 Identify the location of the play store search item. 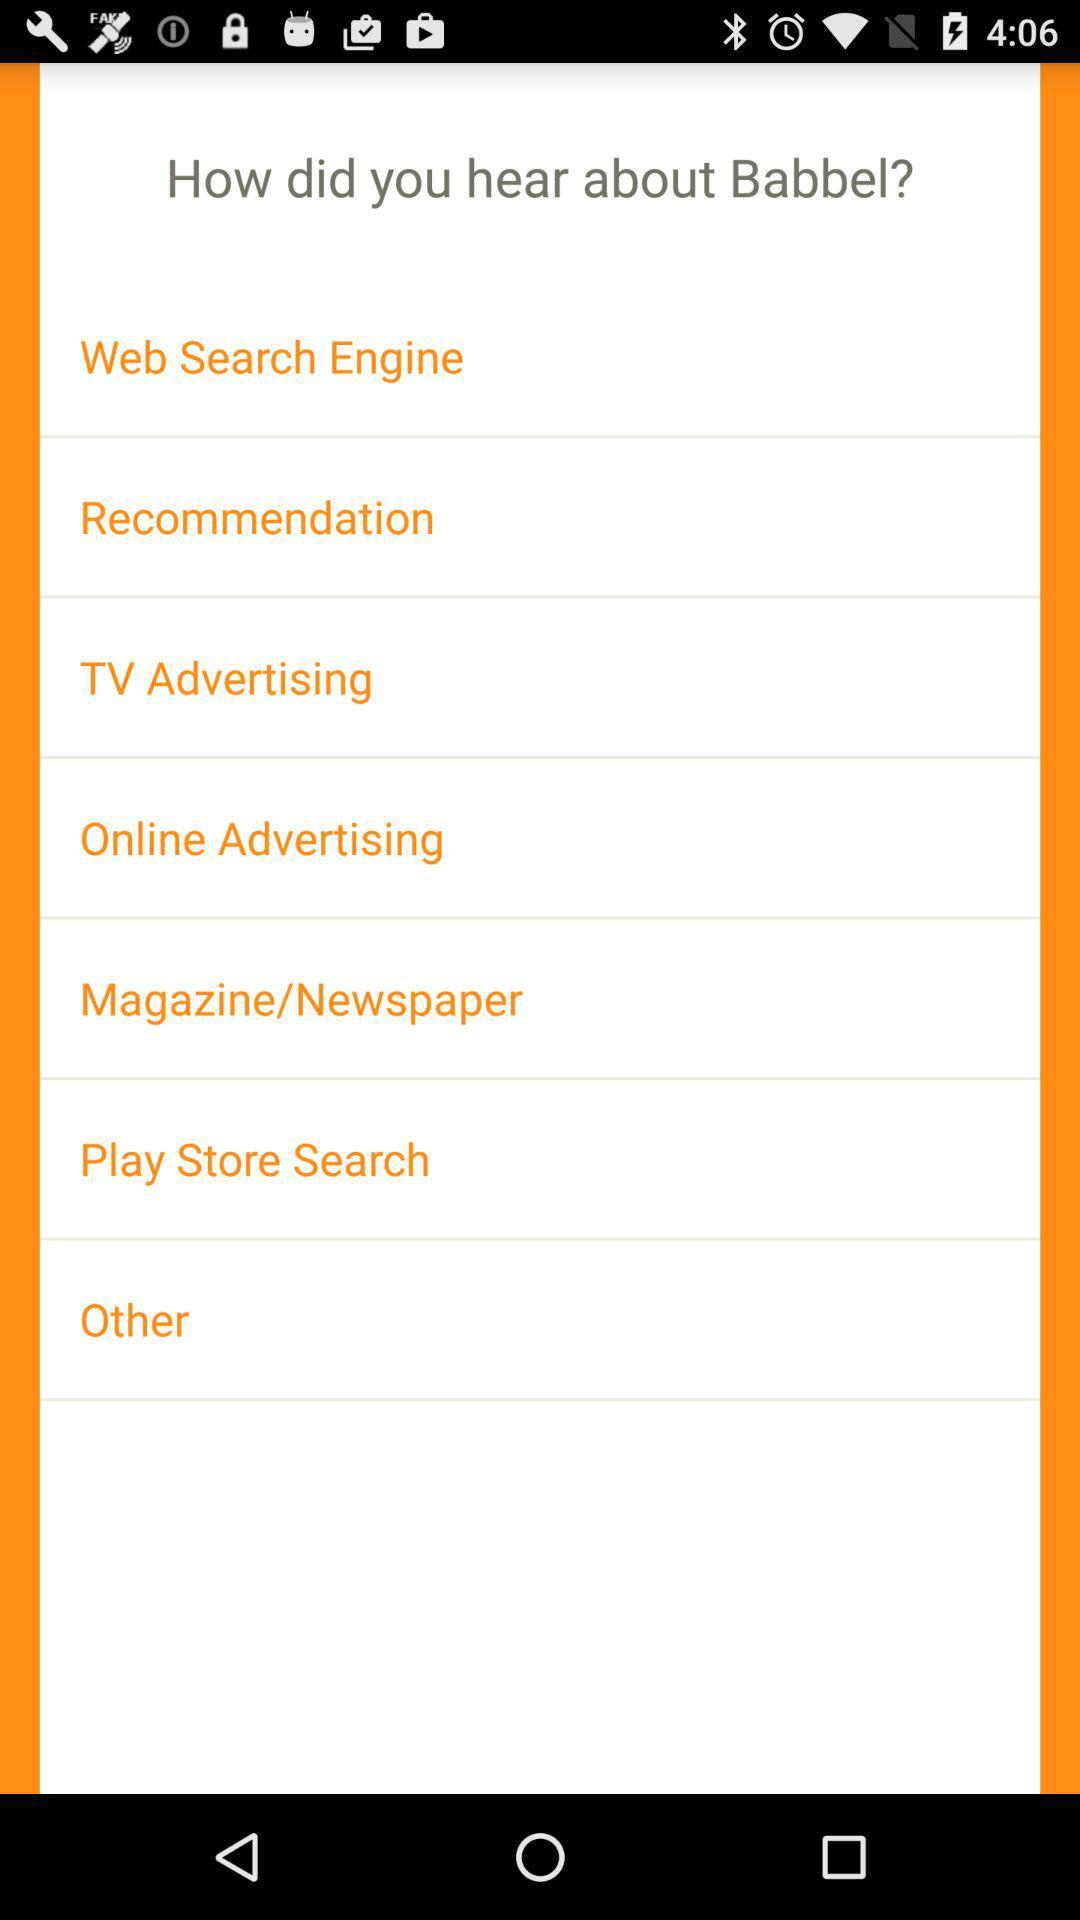
(540, 1158).